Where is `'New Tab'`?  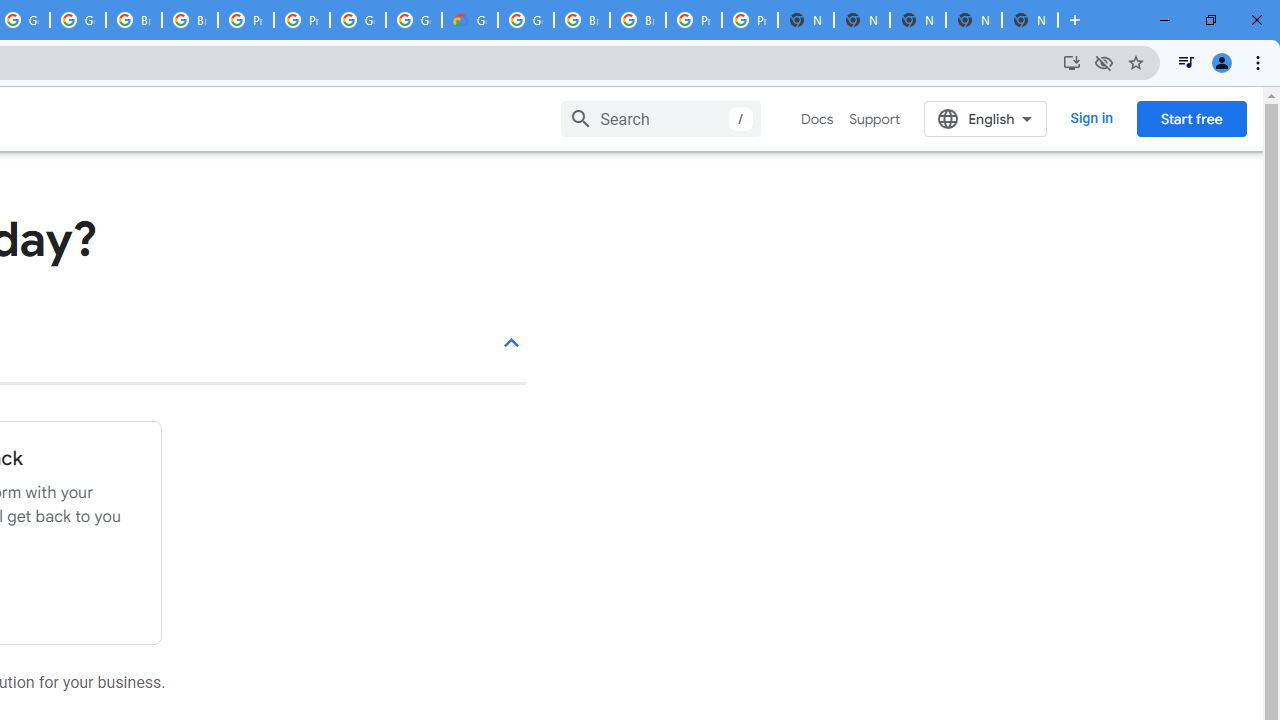 'New Tab' is located at coordinates (1074, 20).